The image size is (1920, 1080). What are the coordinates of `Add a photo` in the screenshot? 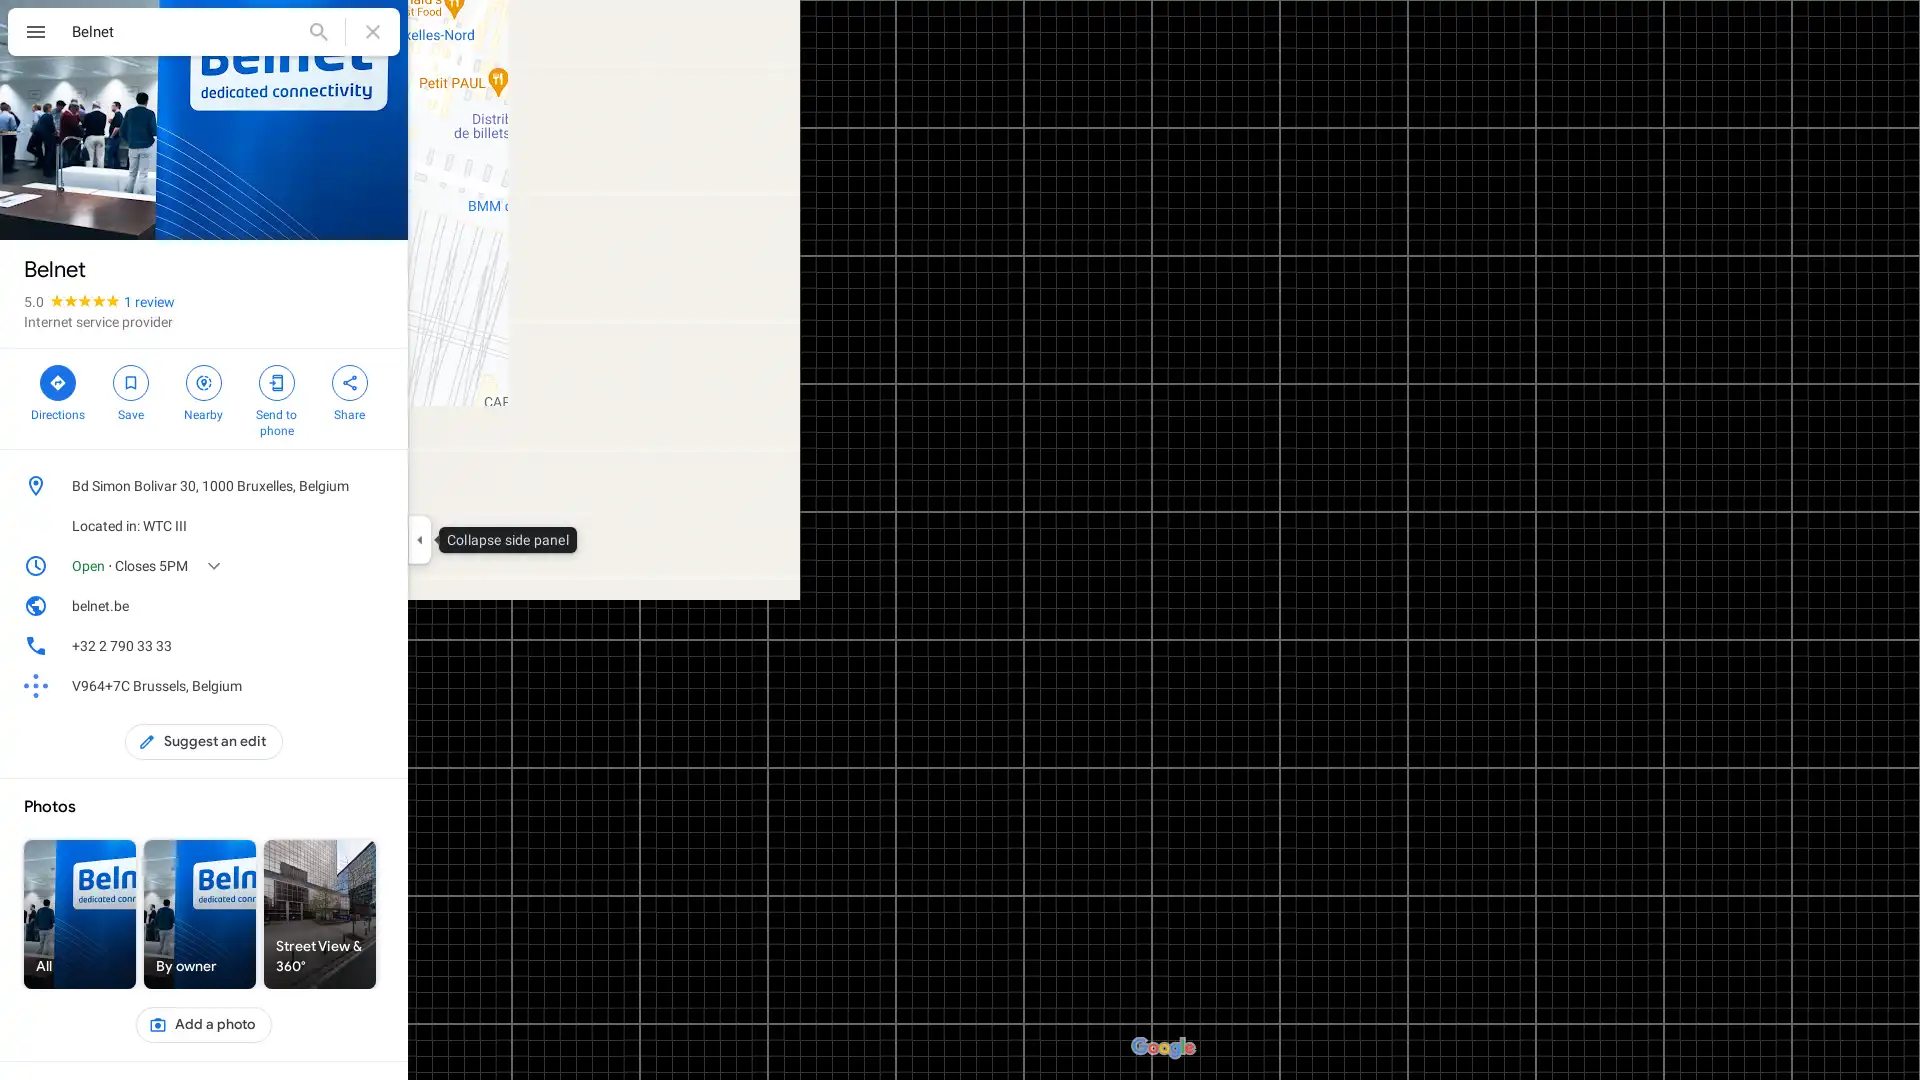 It's located at (203, 1025).